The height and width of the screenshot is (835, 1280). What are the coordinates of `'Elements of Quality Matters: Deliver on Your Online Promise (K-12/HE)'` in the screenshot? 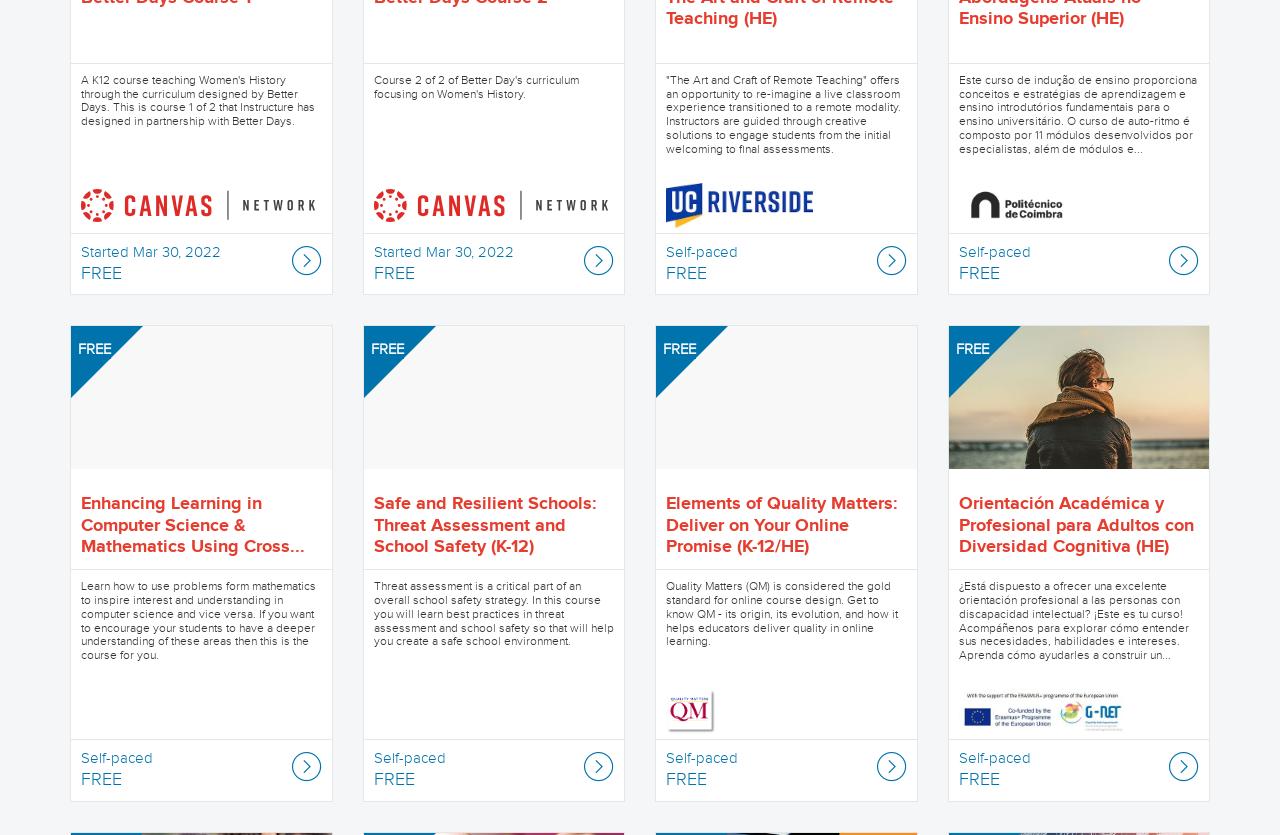 It's located at (665, 525).